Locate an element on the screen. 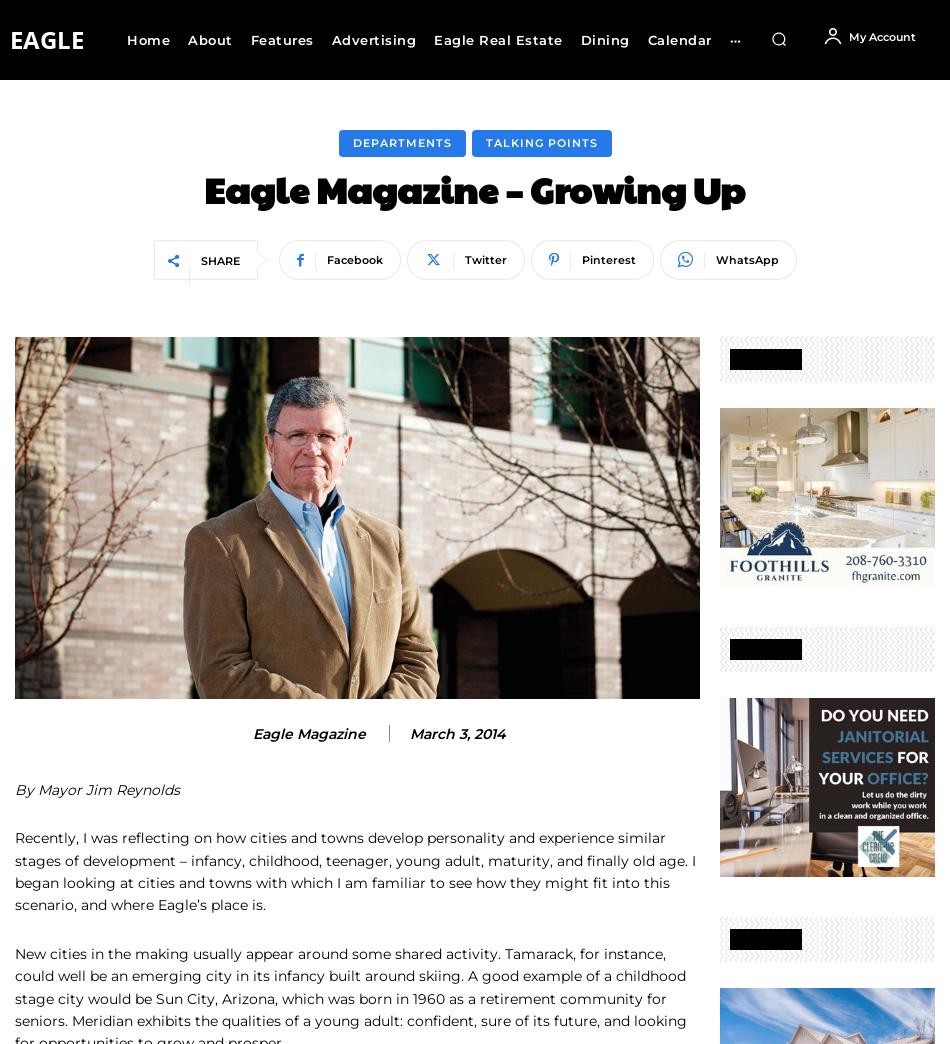  'Recently, I was reflecting on how cities and towns develop personality and experience similar stages of development – infancy, childhood, teenager, young adult, maturity, and finally old age.  I began looking at cities and towns with which I am familiar to see how they might fit into this scenario, and where Eagle’s place is.' is located at coordinates (354, 871).